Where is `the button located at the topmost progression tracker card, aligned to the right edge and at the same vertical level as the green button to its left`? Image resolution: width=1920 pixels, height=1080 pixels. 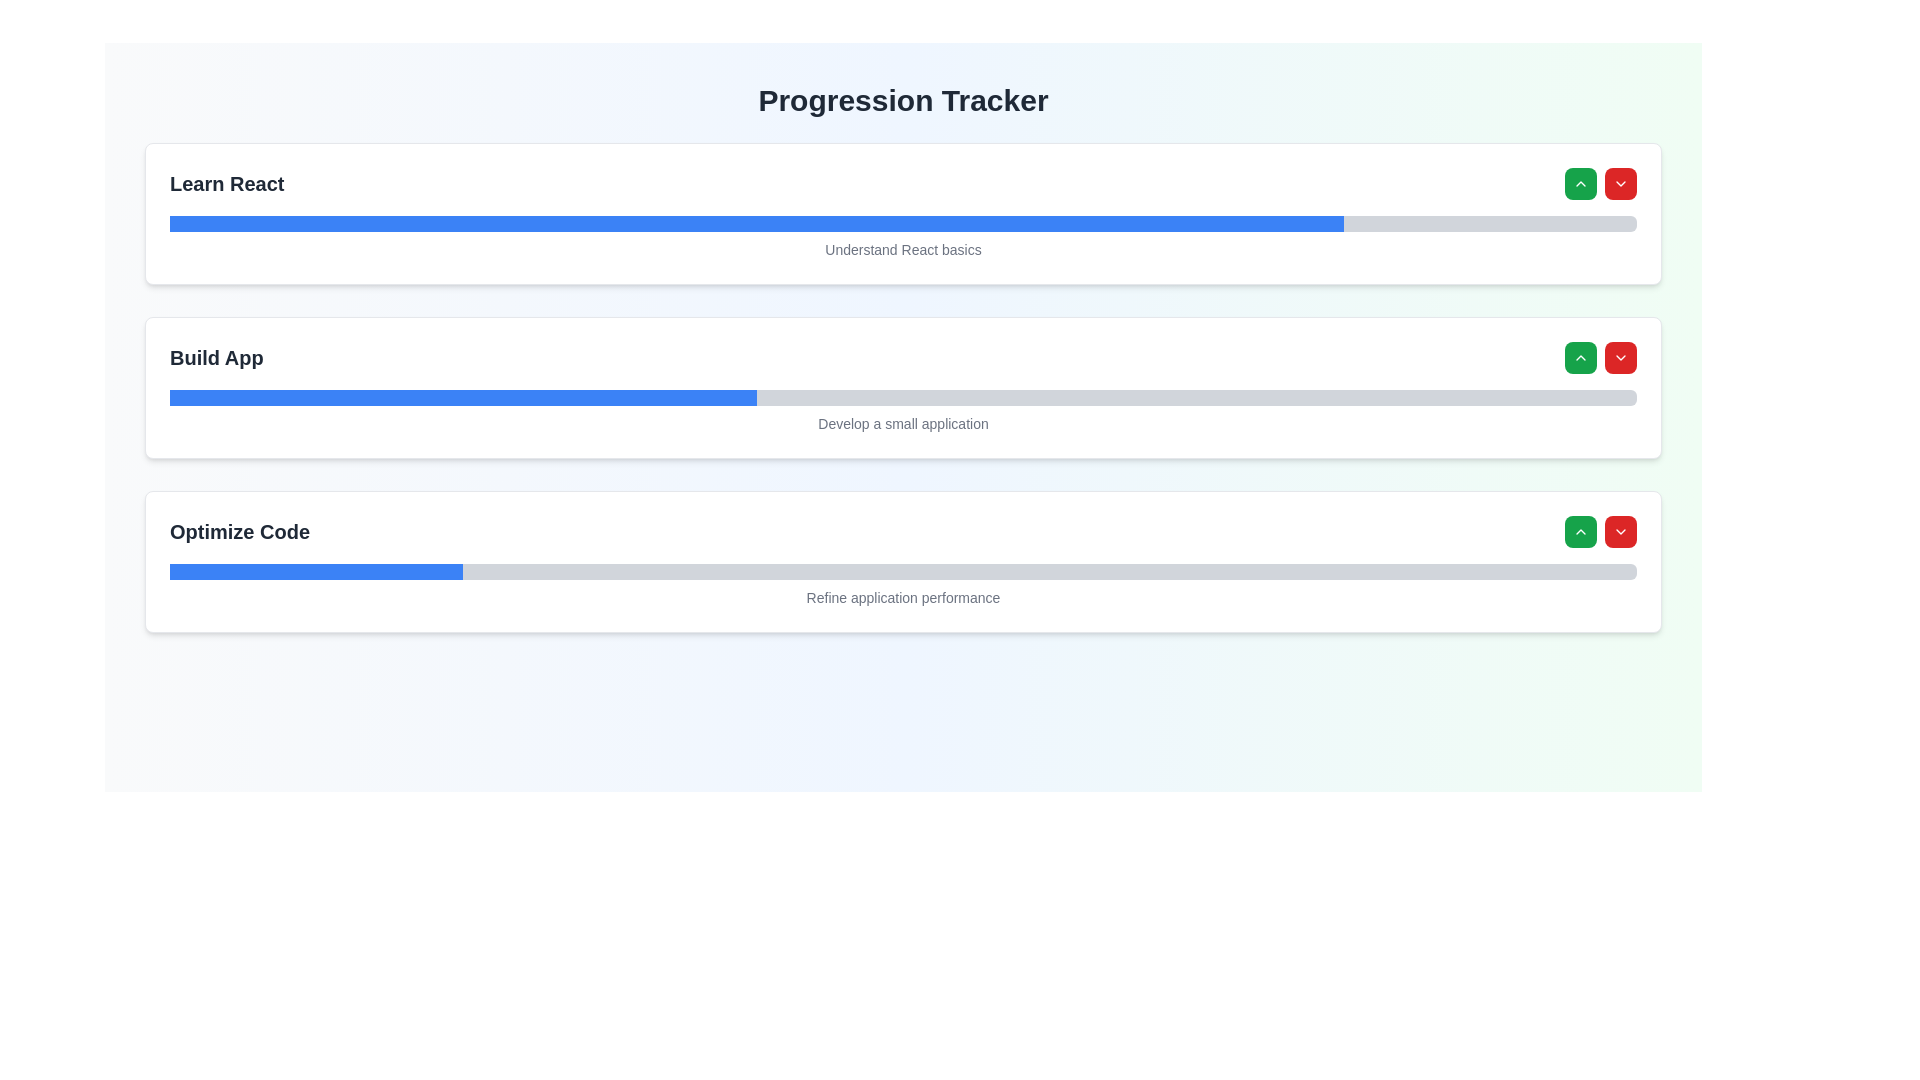
the button located at the topmost progression tracker card, aligned to the right edge and at the same vertical level as the green button to its left is located at coordinates (1621, 184).